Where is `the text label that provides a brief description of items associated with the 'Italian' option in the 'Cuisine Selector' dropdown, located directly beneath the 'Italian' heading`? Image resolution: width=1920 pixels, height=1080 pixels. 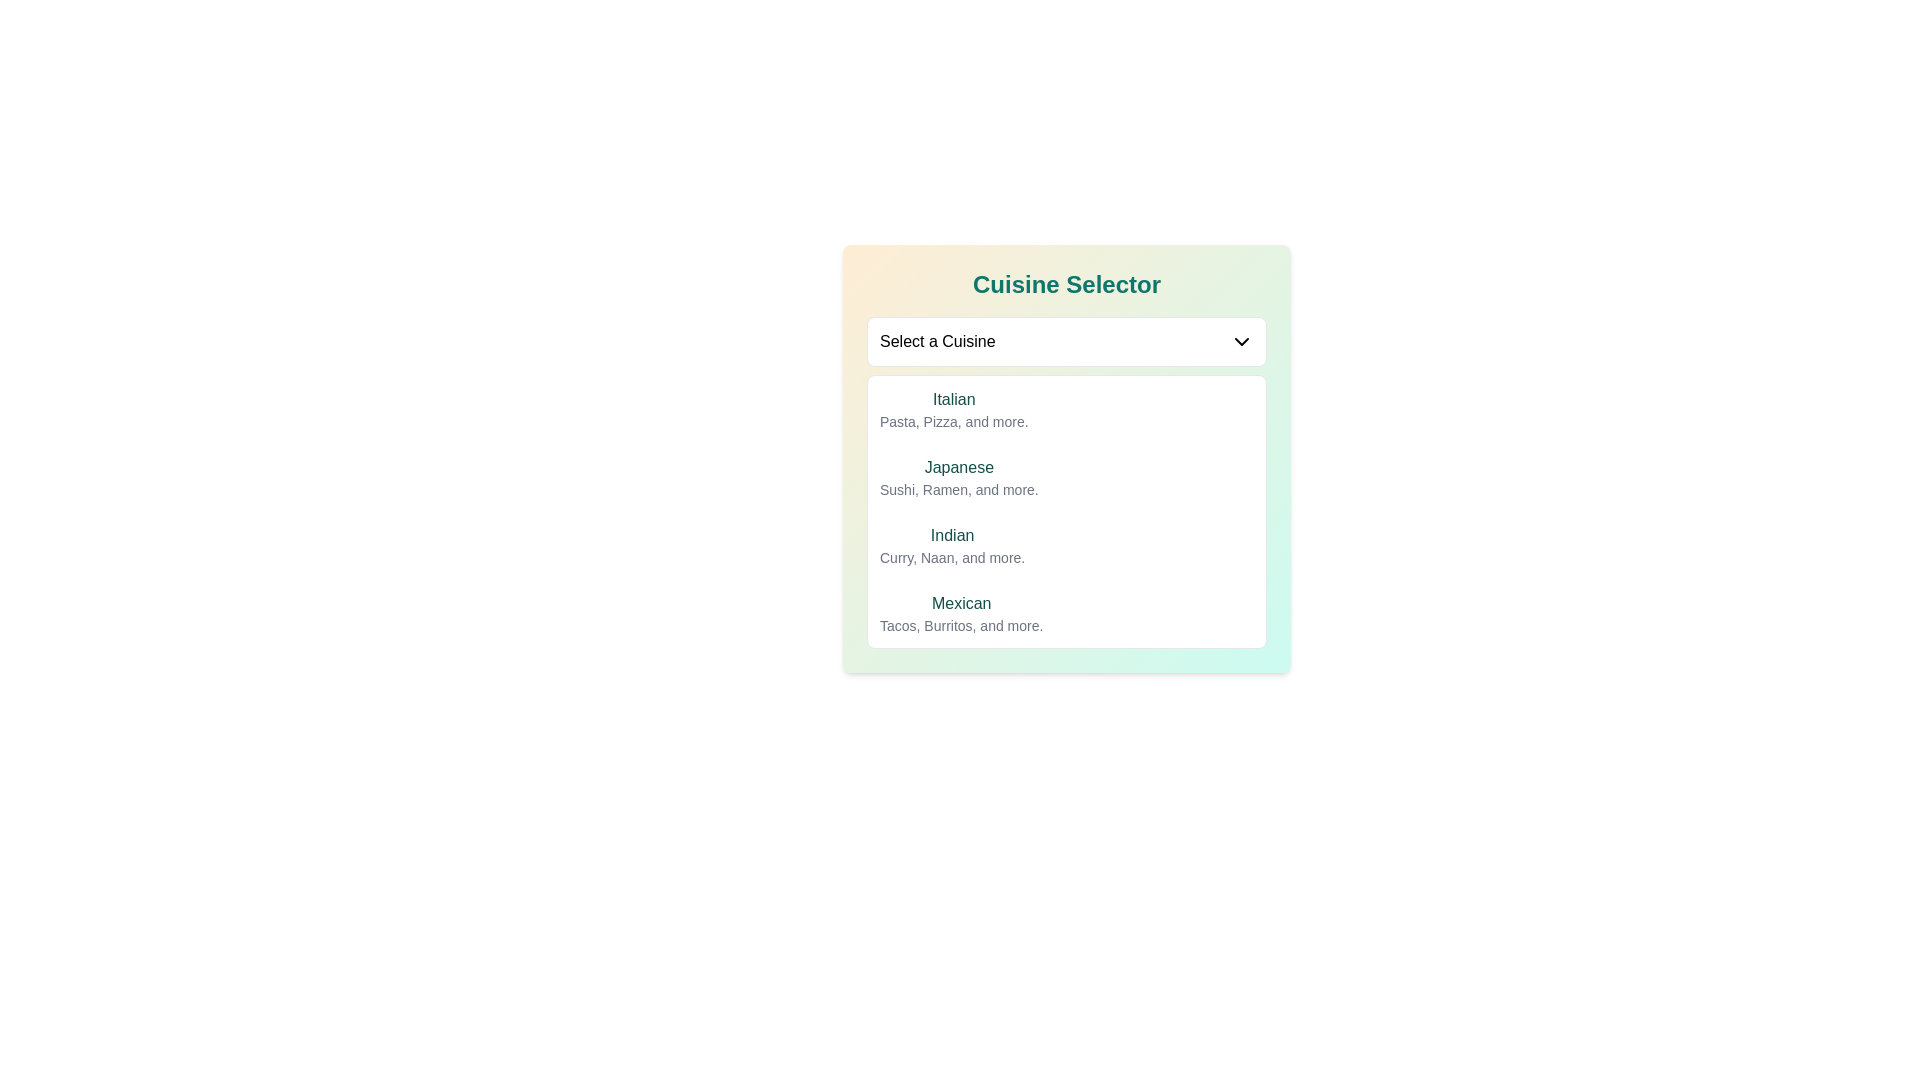 the text label that provides a brief description of items associated with the 'Italian' option in the 'Cuisine Selector' dropdown, located directly beneath the 'Italian' heading is located at coordinates (953, 420).